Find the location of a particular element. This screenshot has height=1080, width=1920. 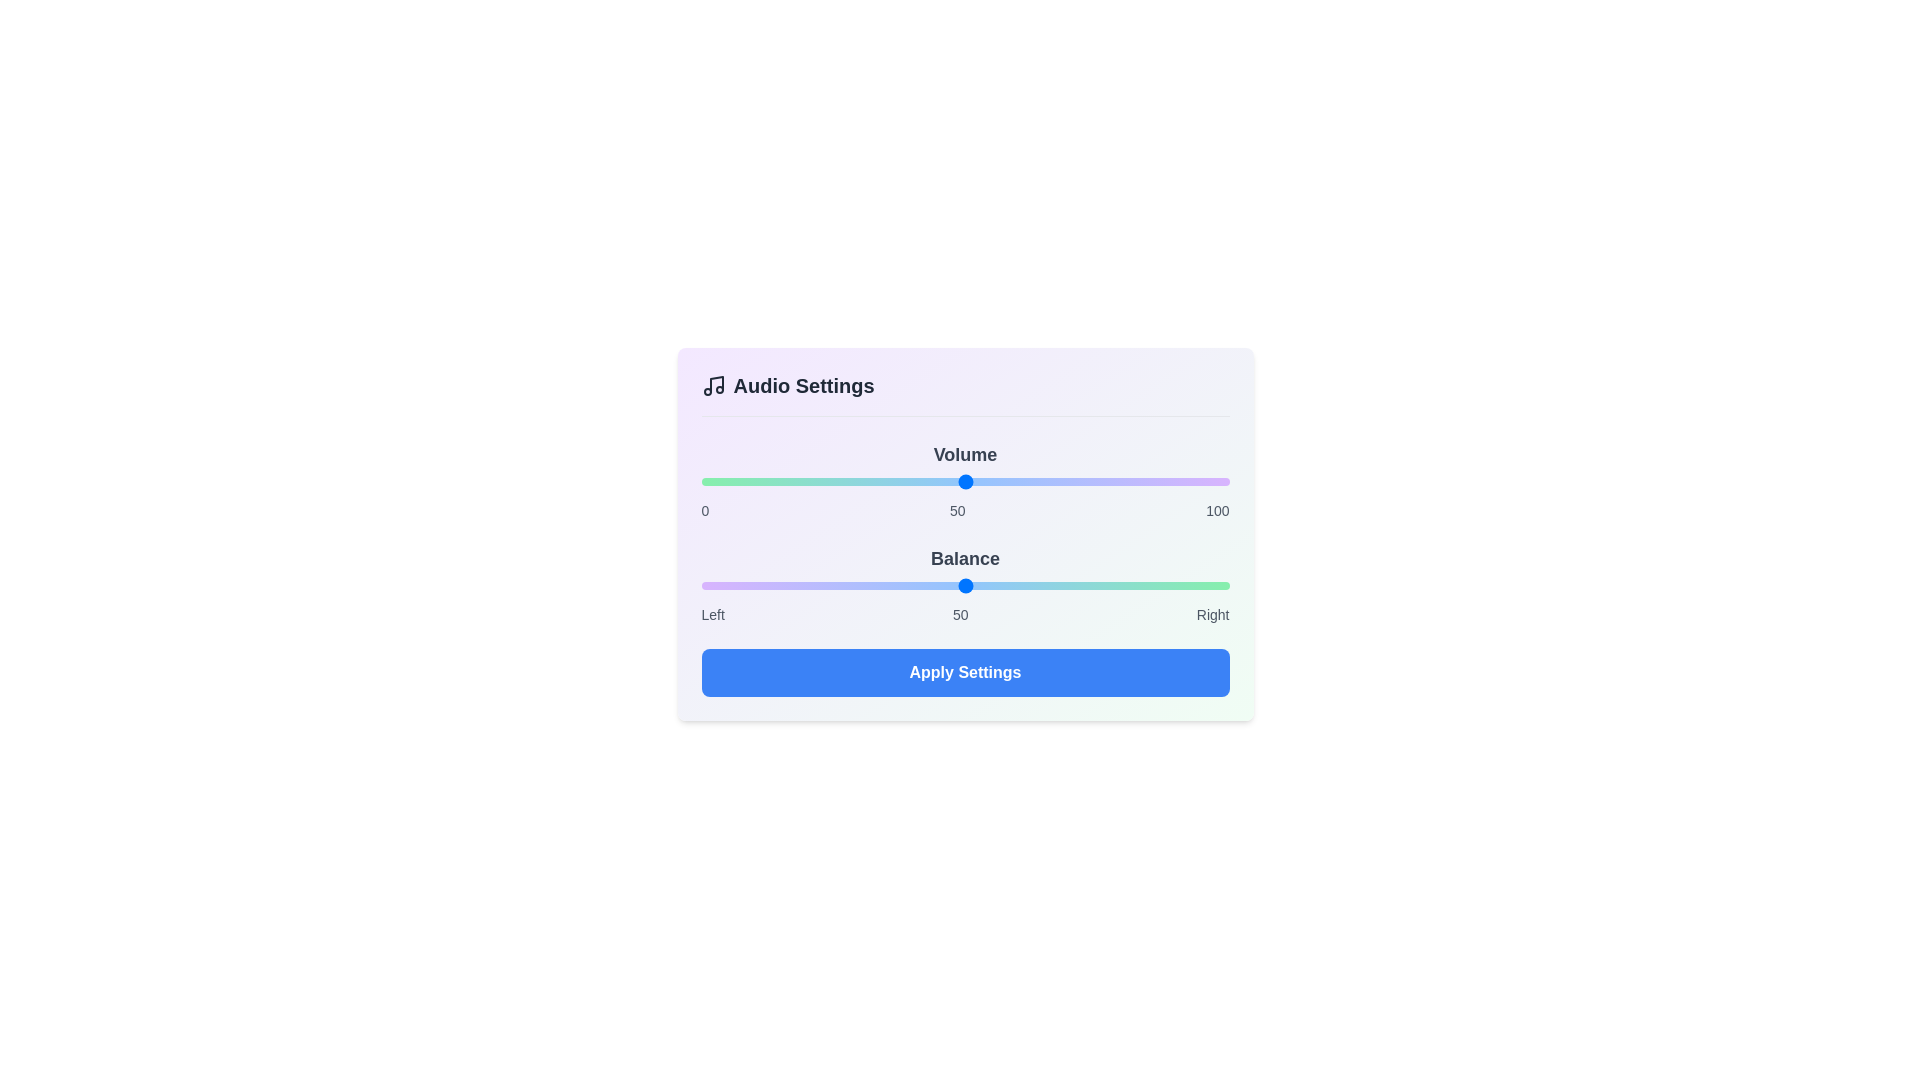

the volume level is located at coordinates (906, 482).